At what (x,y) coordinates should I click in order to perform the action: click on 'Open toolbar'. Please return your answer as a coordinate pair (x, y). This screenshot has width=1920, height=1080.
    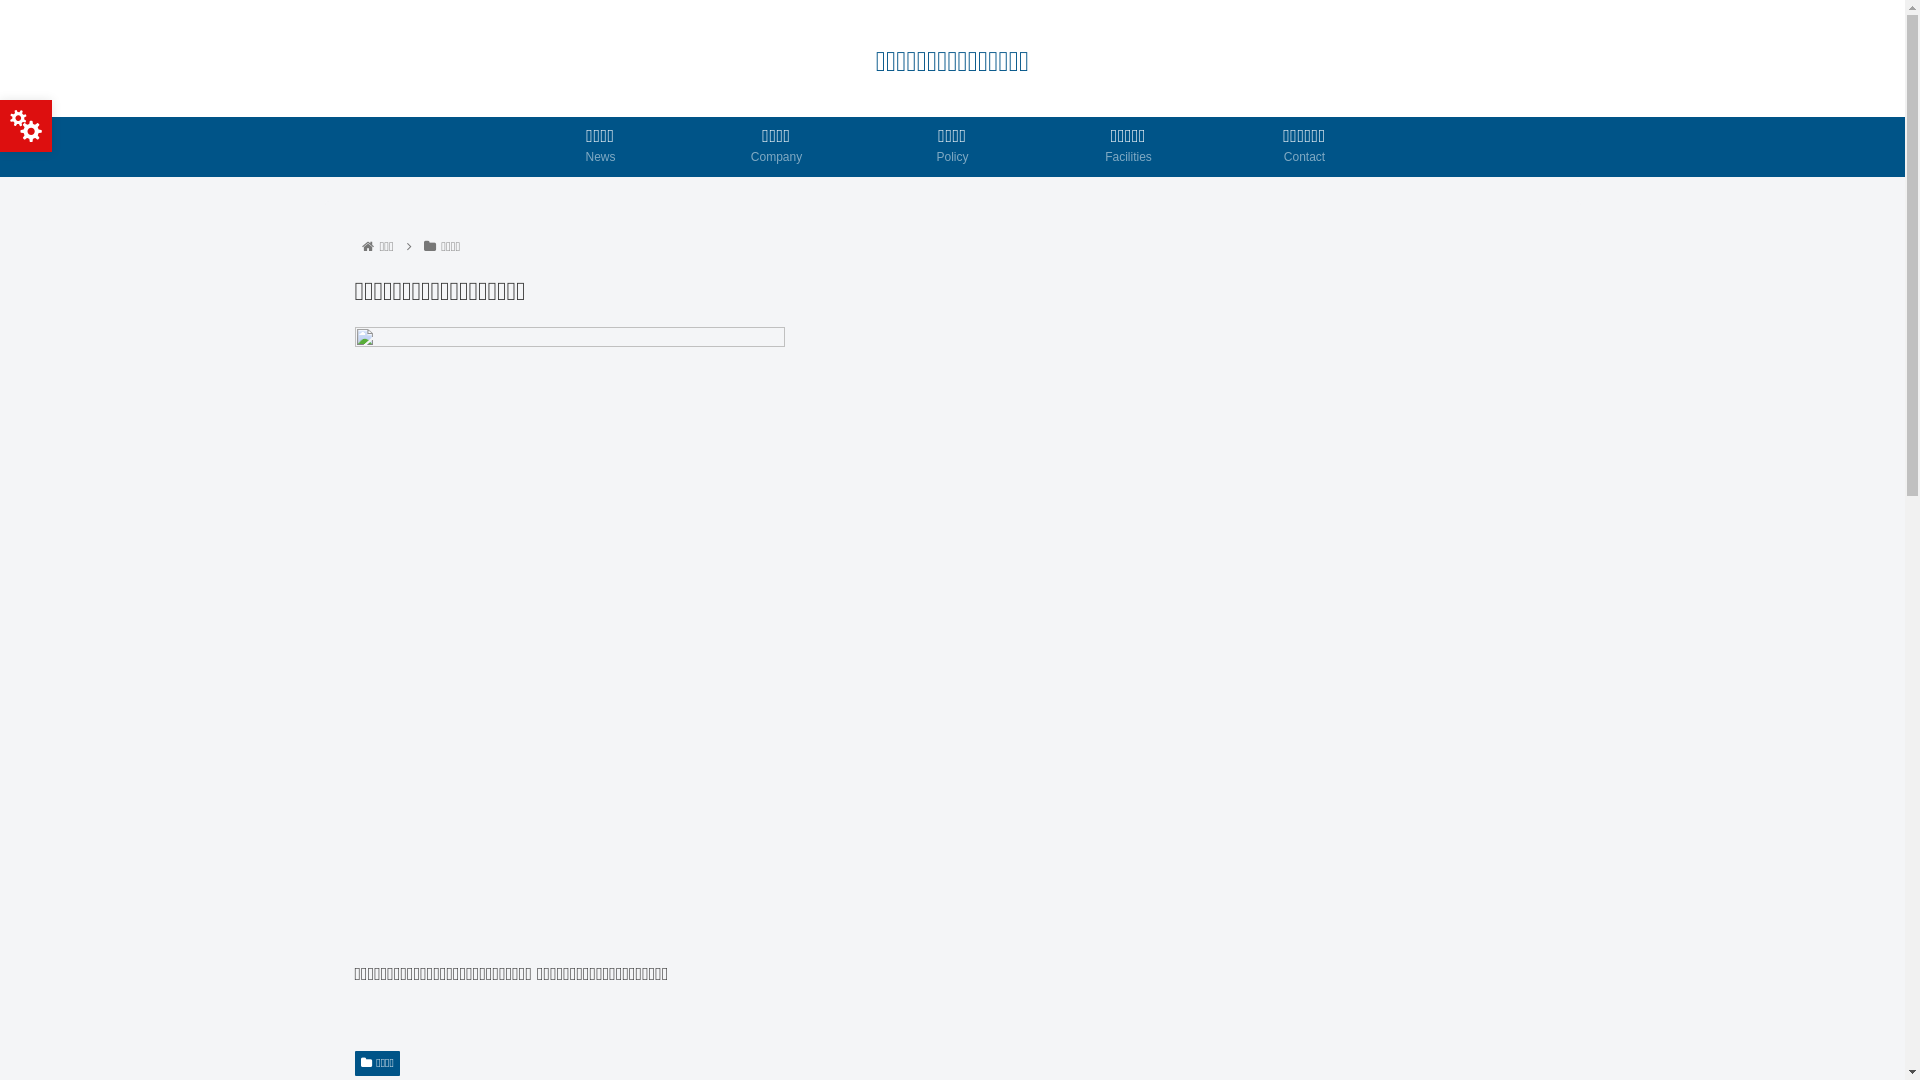
    Looking at the image, I should click on (25, 126).